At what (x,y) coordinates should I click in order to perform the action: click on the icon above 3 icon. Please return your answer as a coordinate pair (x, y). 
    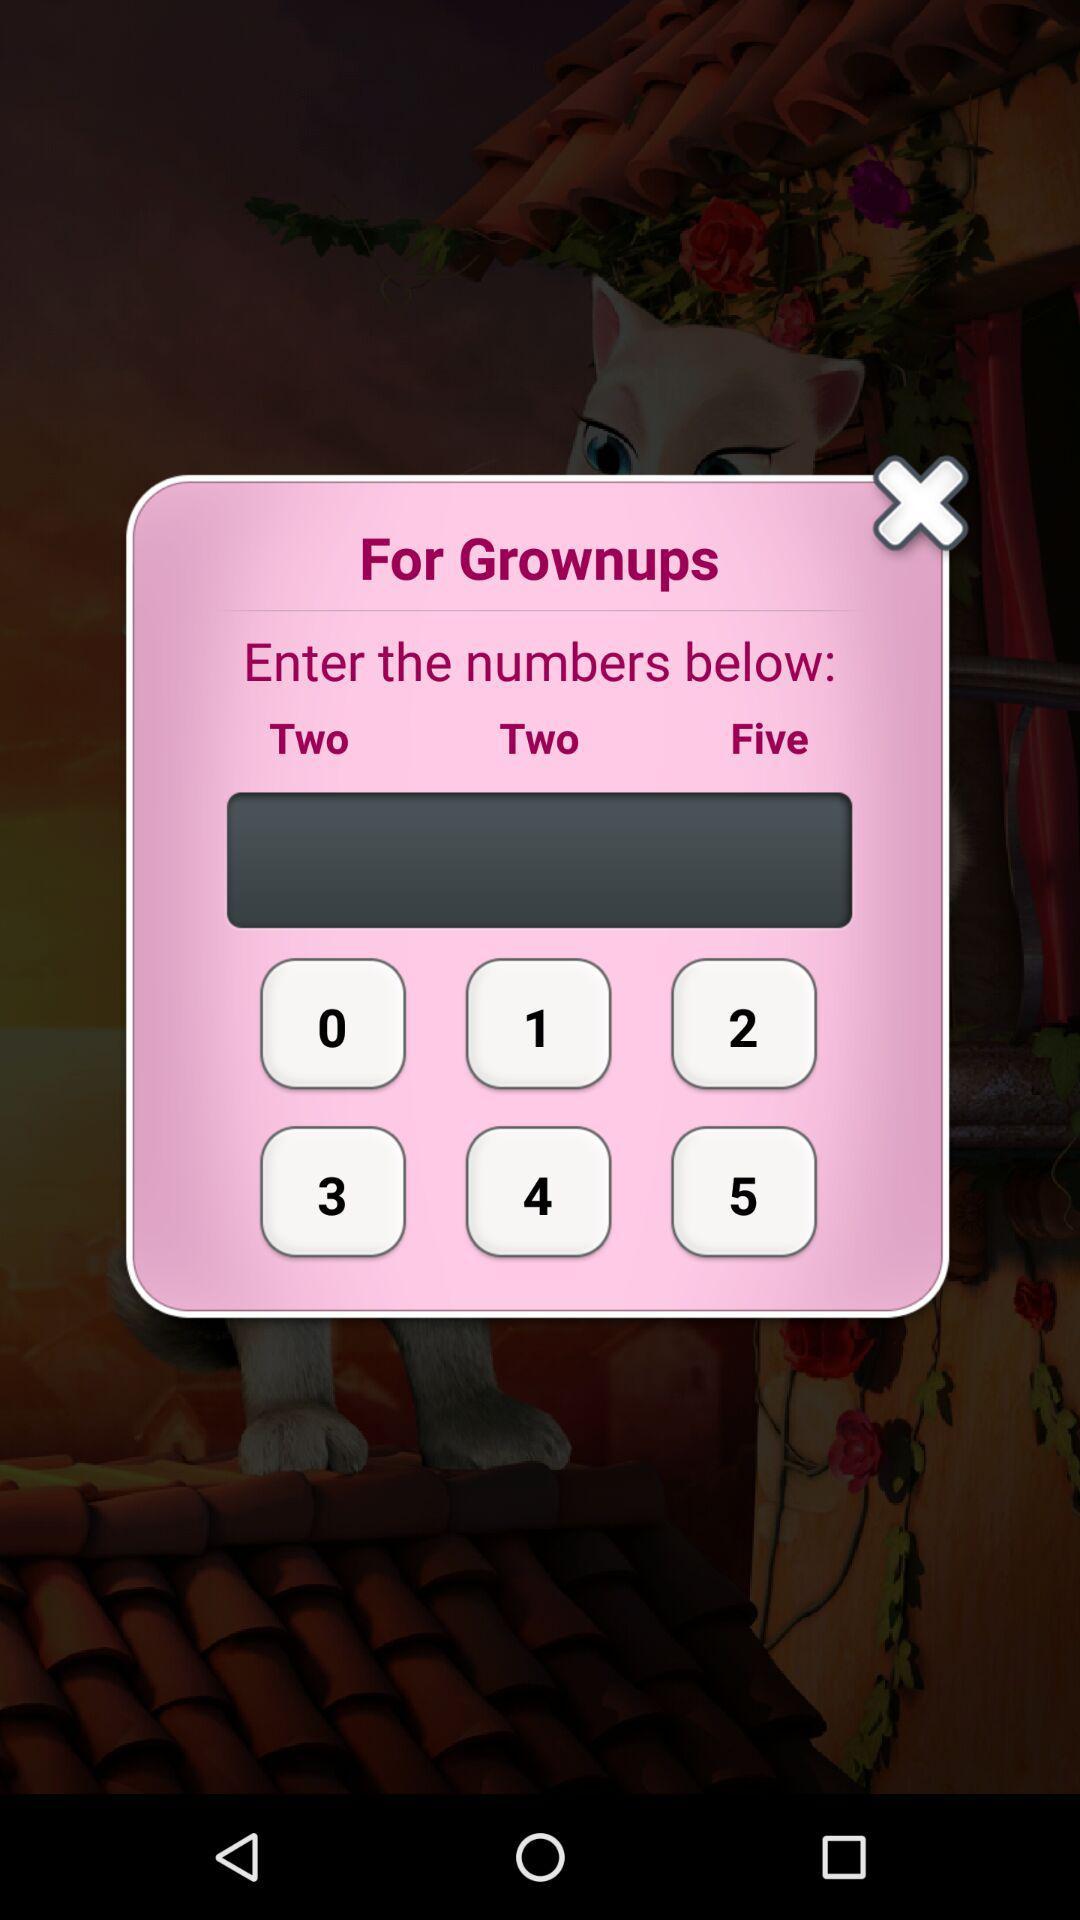
    Looking at the image, I should click on (332, 1023).